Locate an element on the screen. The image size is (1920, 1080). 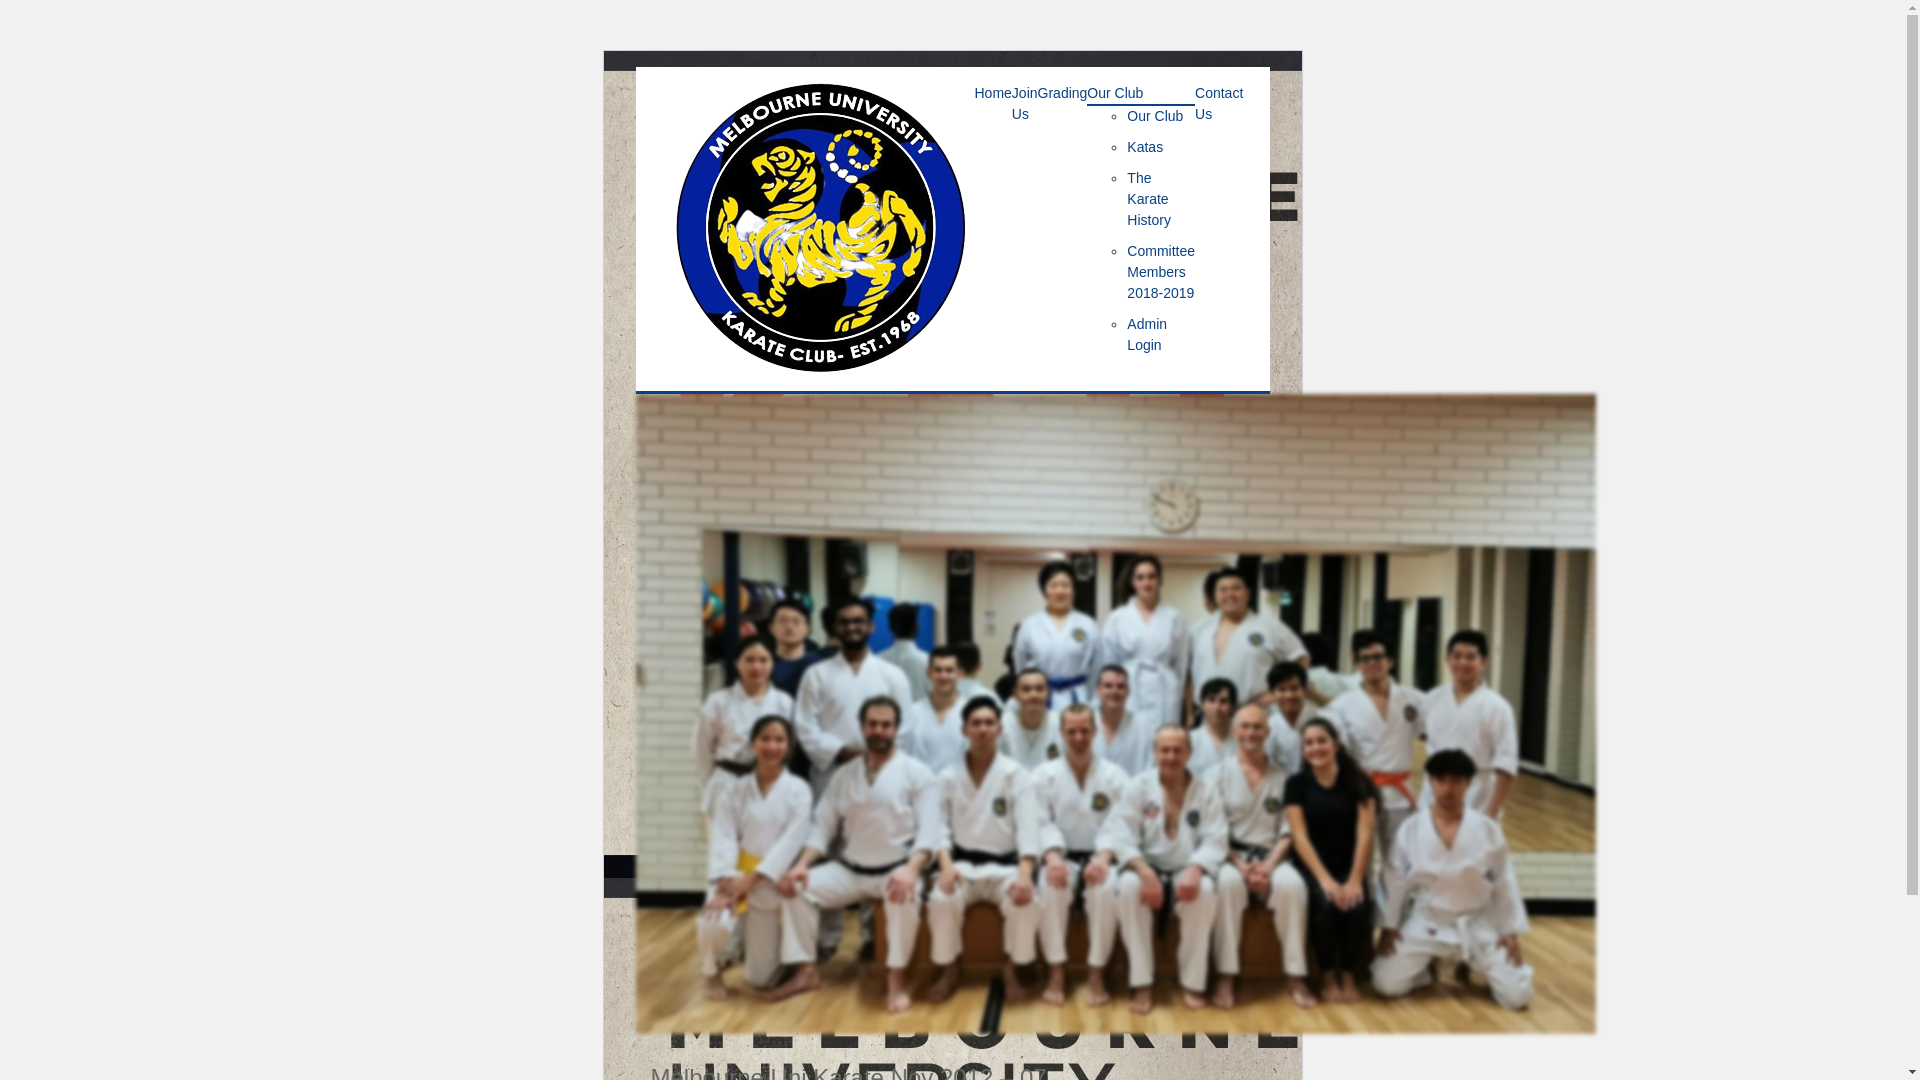
'Home' is located at coordinates (992, 92).